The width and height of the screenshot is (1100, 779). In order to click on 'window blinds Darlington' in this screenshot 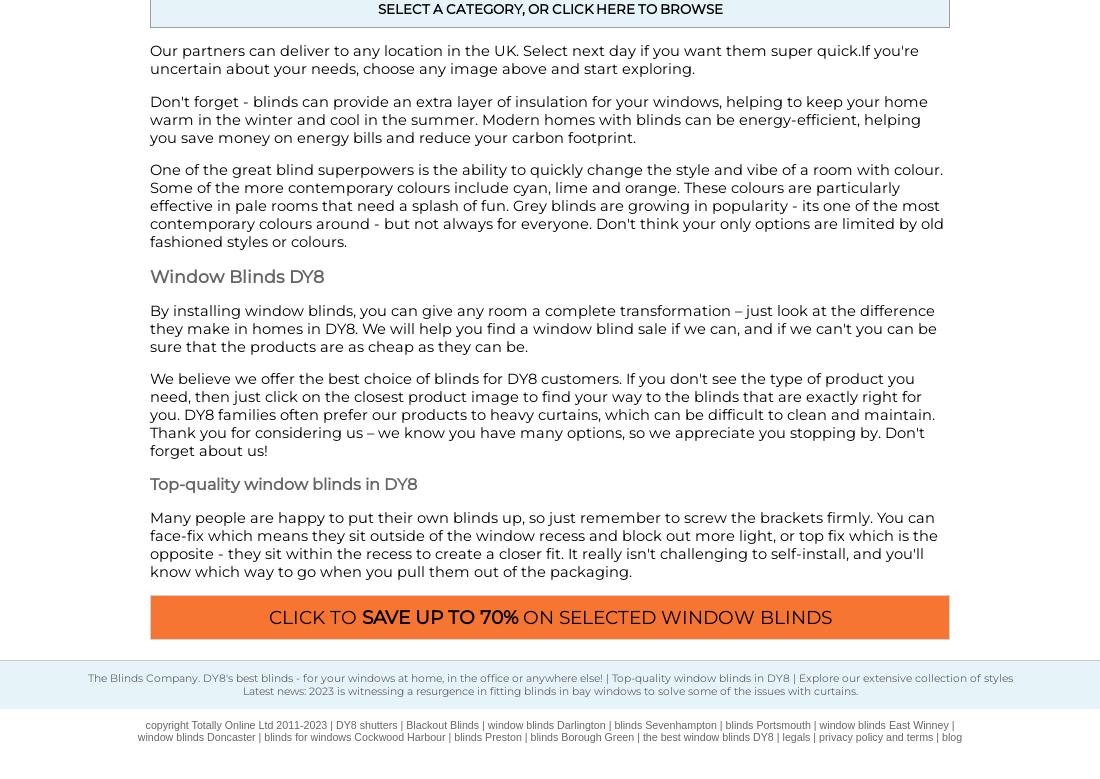, I will do `click(546, 724)`.